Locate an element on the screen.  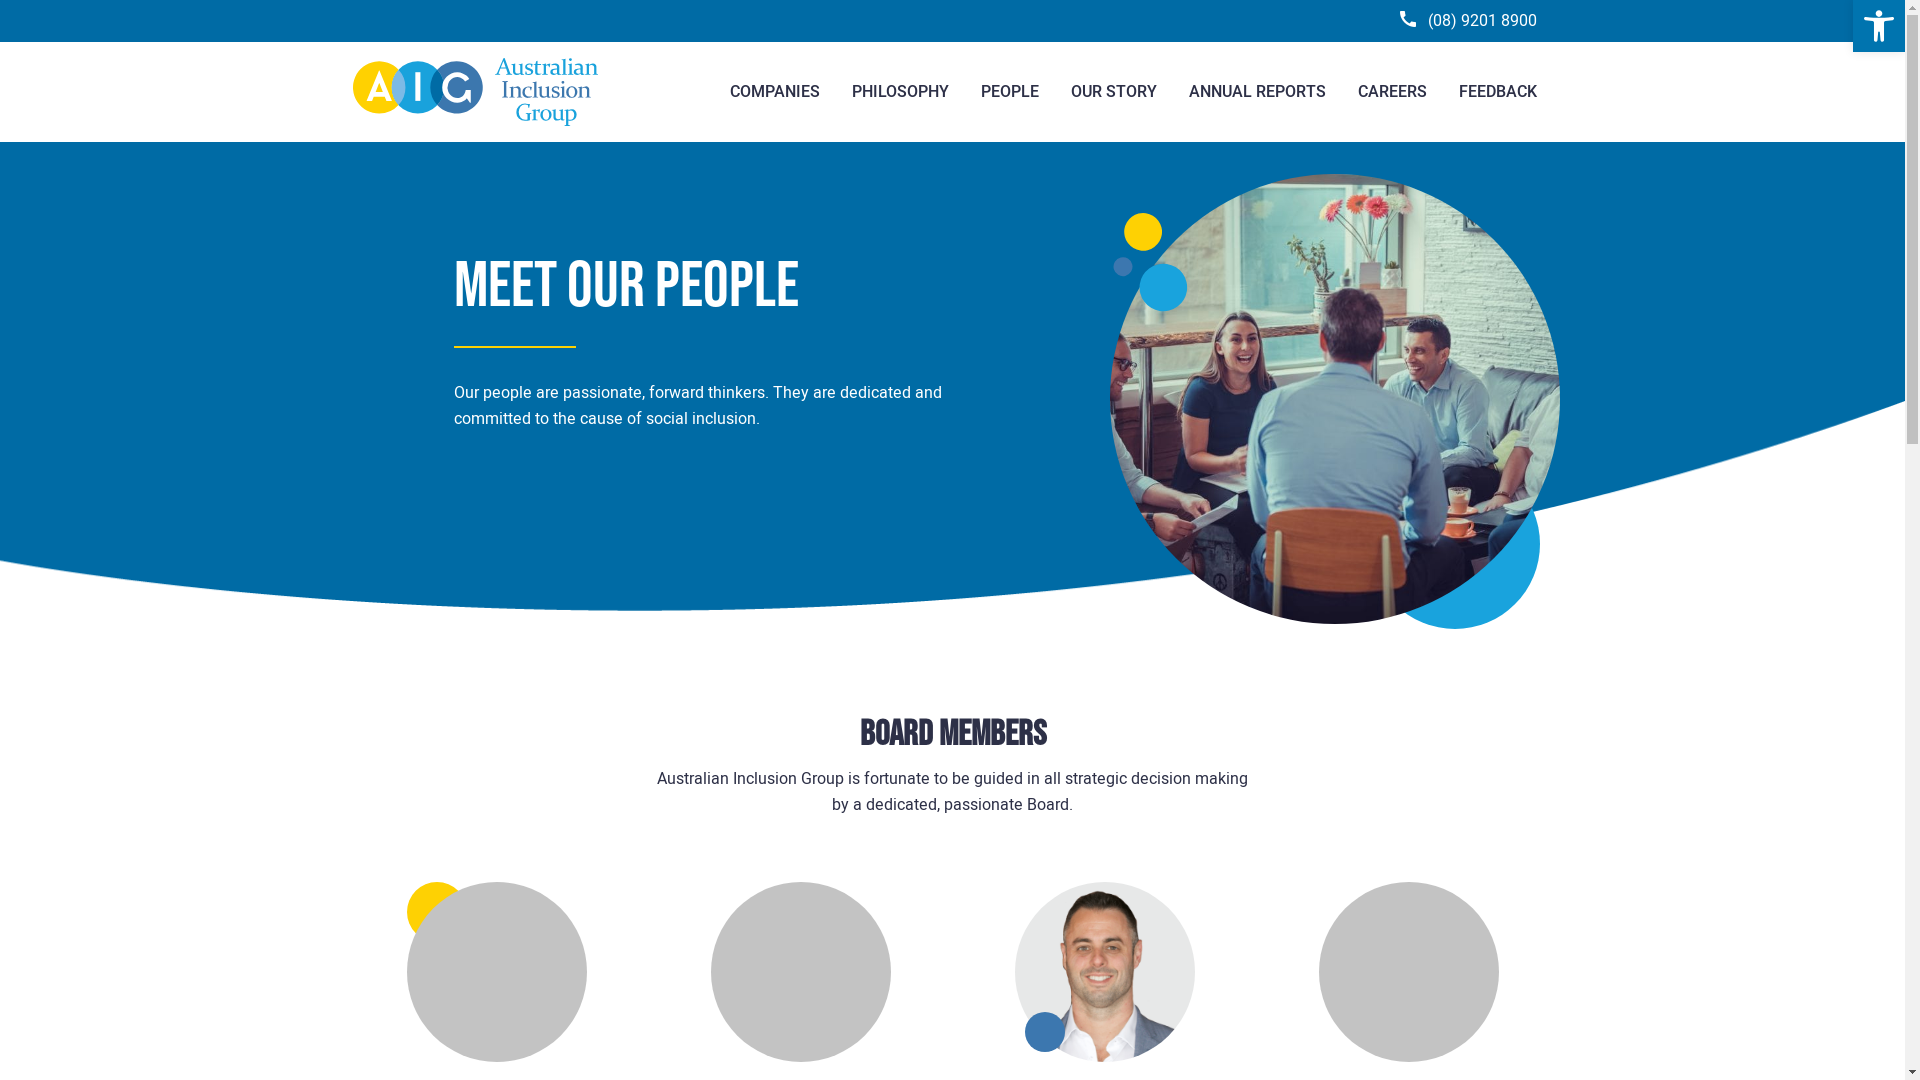
'OUR STORY' is located at coordinates (1069, 92).